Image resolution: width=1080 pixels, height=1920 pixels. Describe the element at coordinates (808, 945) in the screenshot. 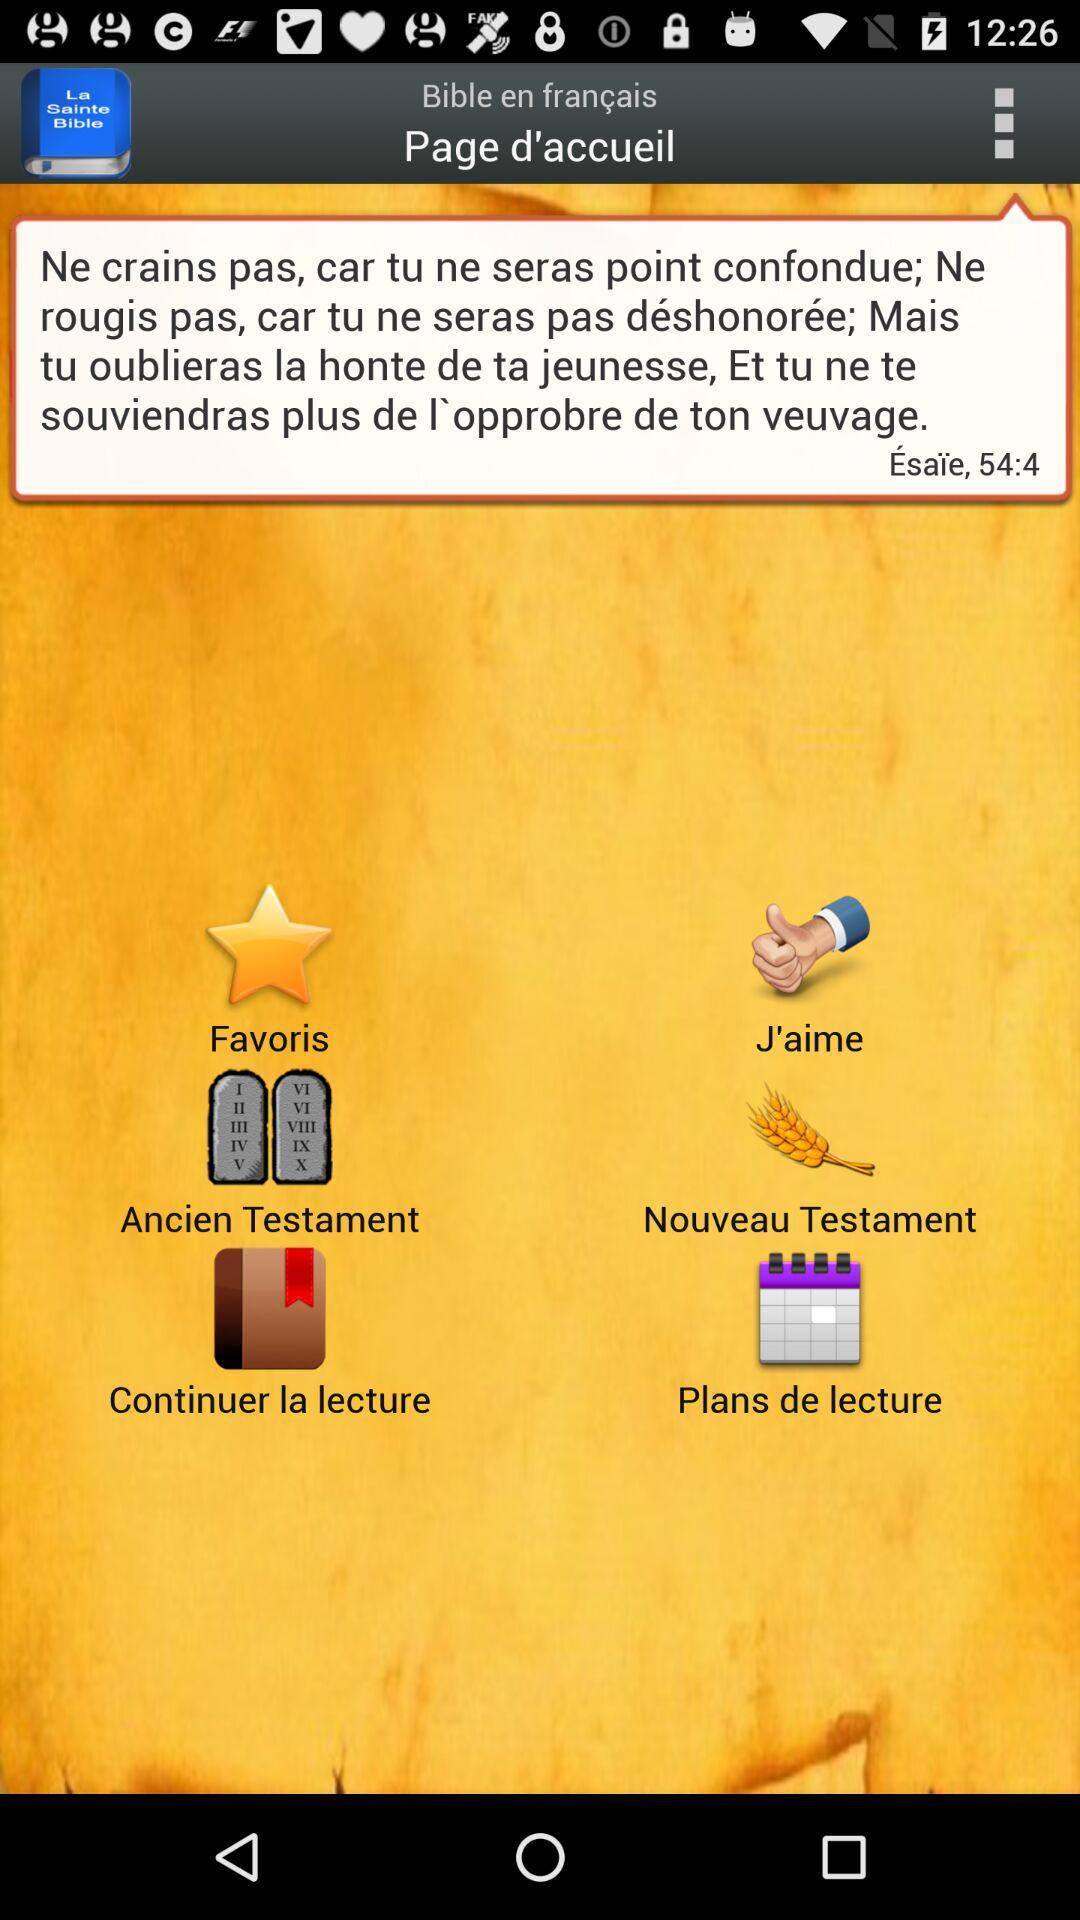

I see `give a thumbs up or like` at that location.